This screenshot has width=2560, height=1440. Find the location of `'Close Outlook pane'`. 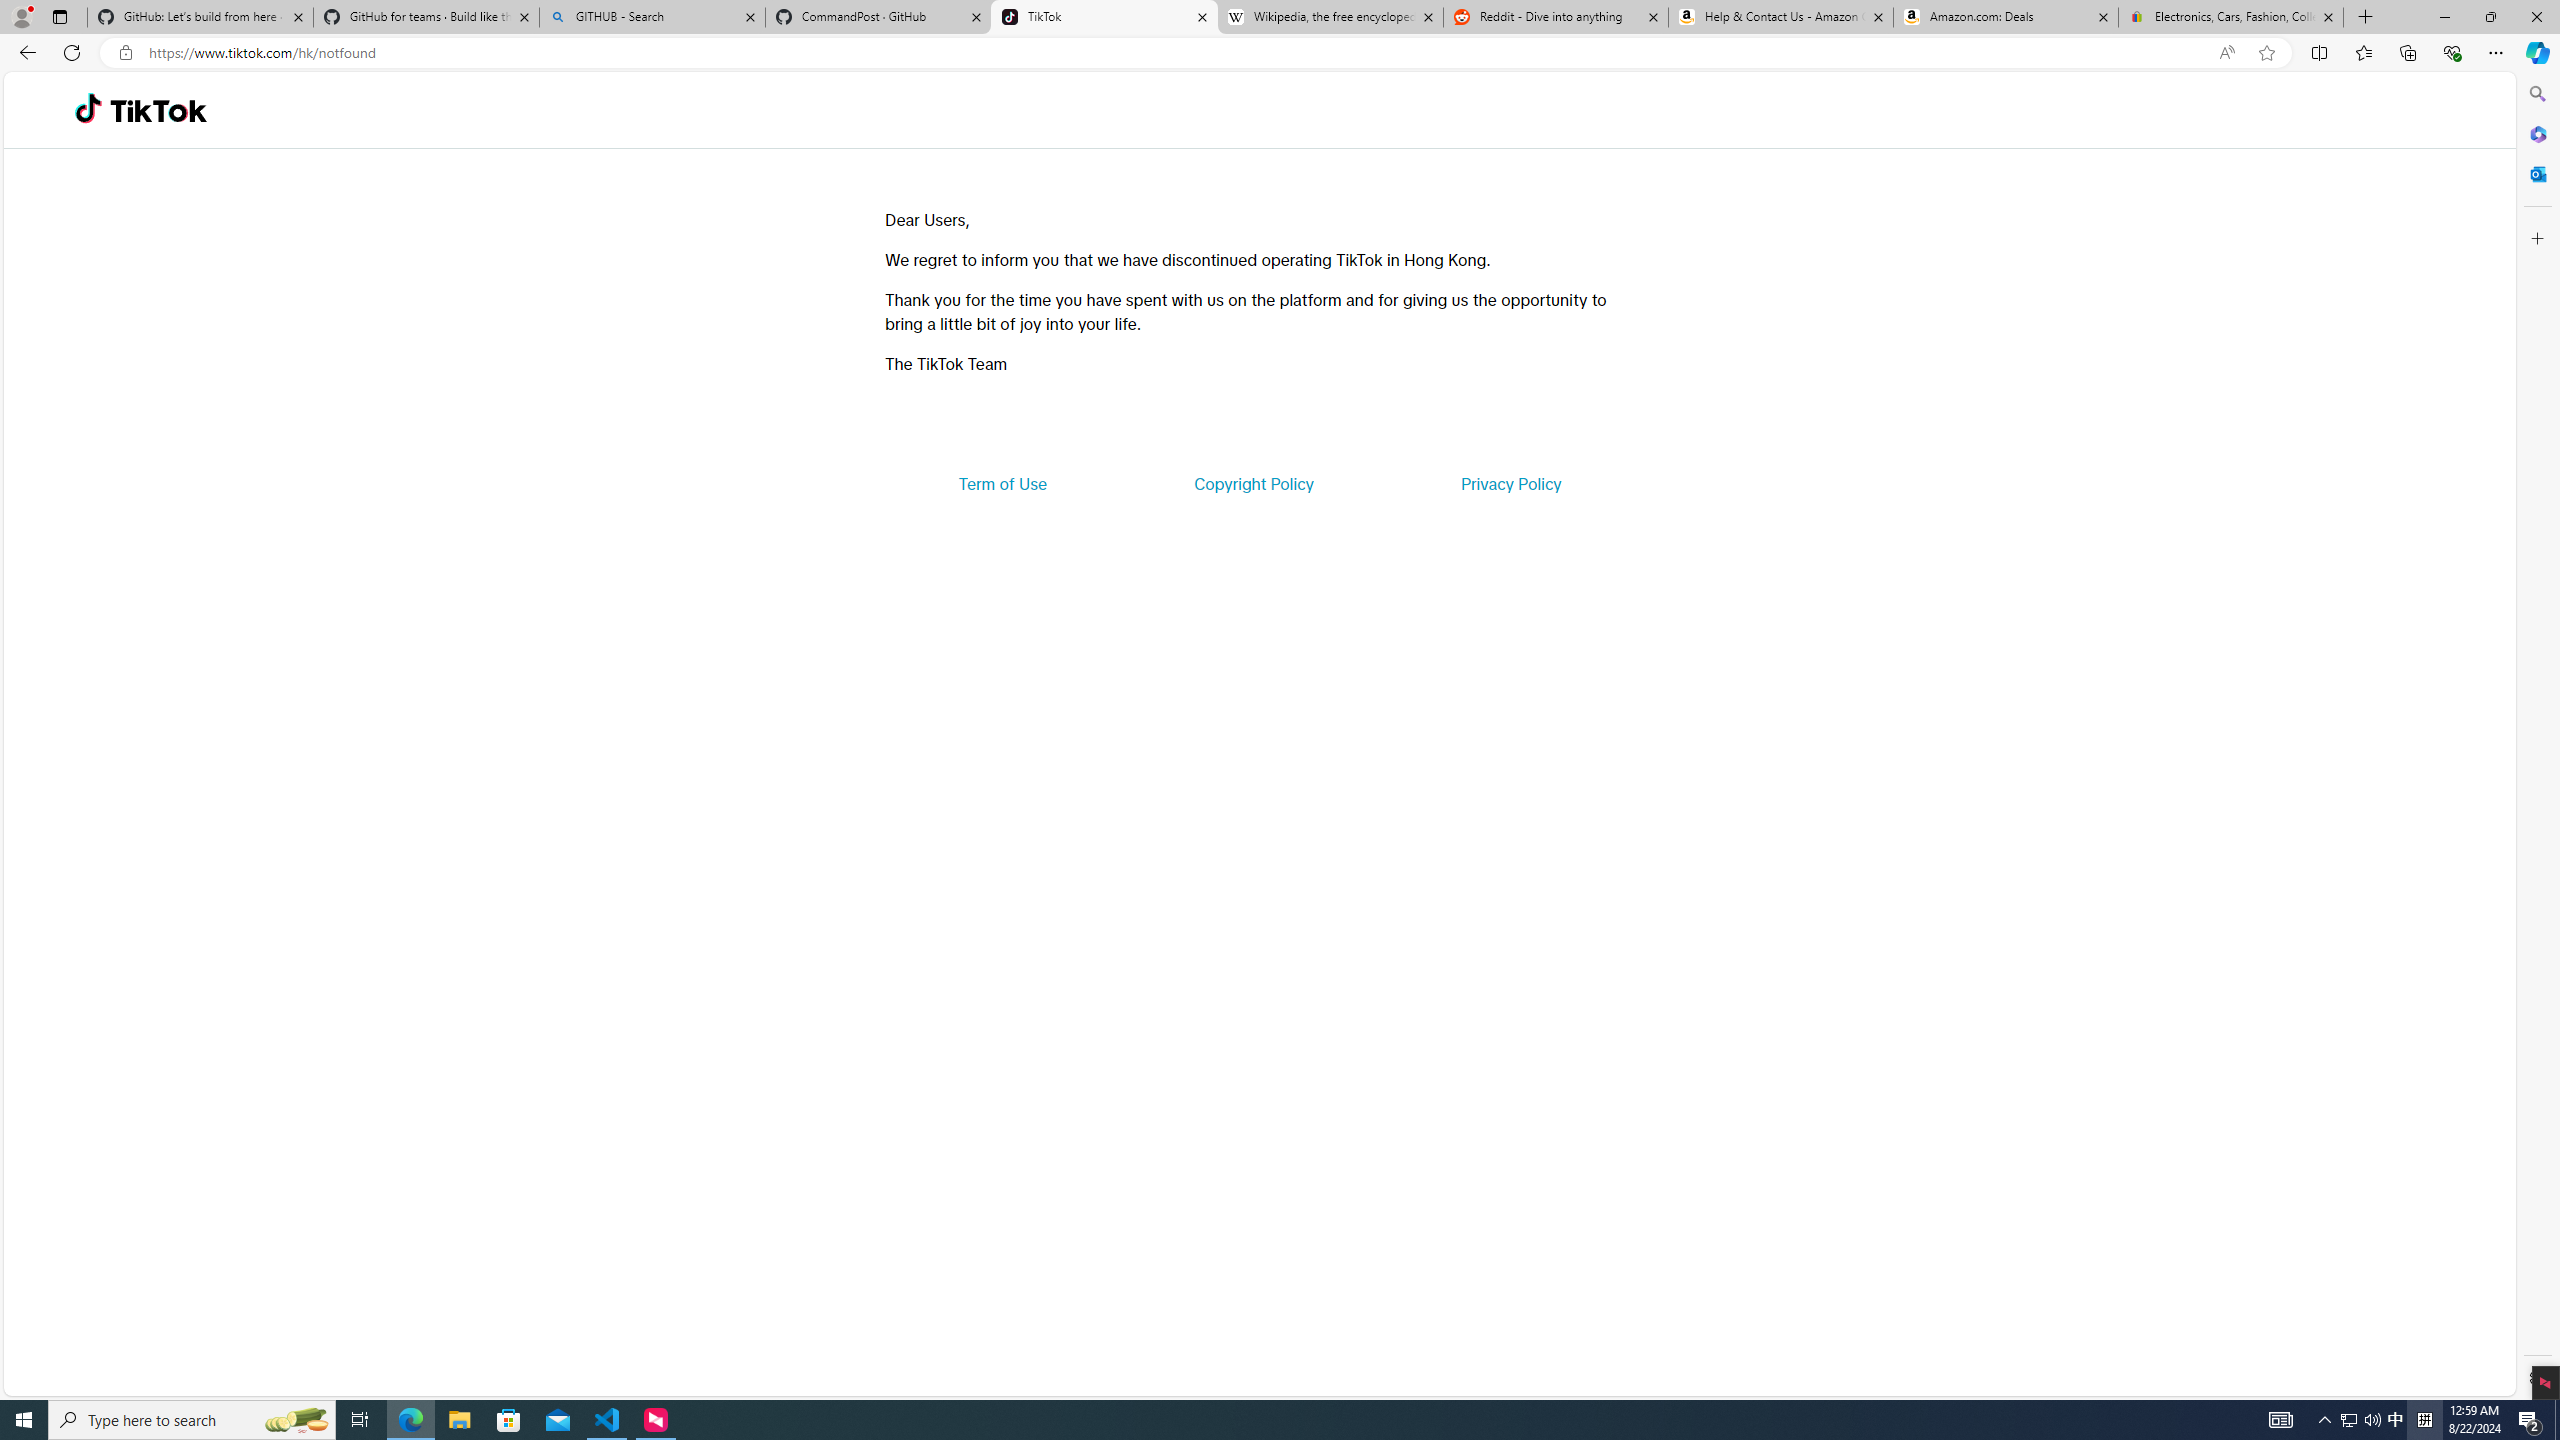

'Close Outlook pane' is located at coordinates (2535, 172).